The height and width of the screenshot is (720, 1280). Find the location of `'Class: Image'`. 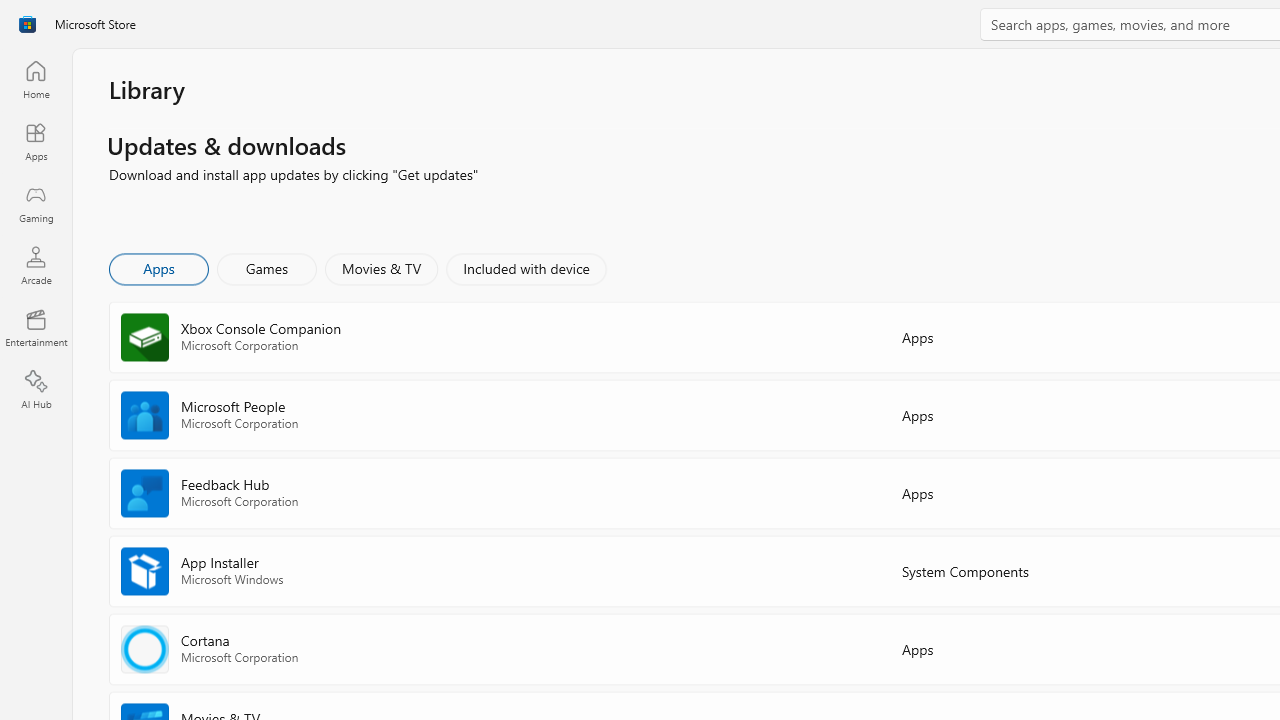

'Class: Image' is located at coordinates (27, 24).